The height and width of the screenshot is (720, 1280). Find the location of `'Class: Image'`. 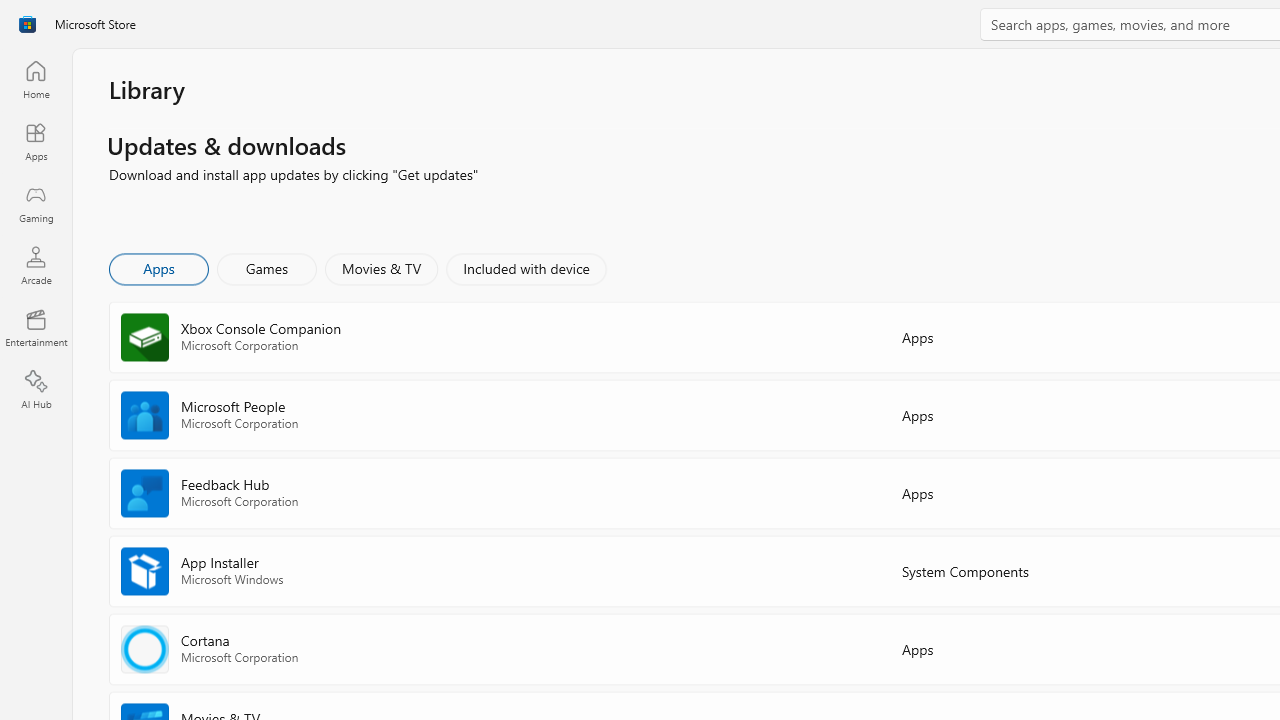

'Class: Image' is located at coordinates (27, 24).